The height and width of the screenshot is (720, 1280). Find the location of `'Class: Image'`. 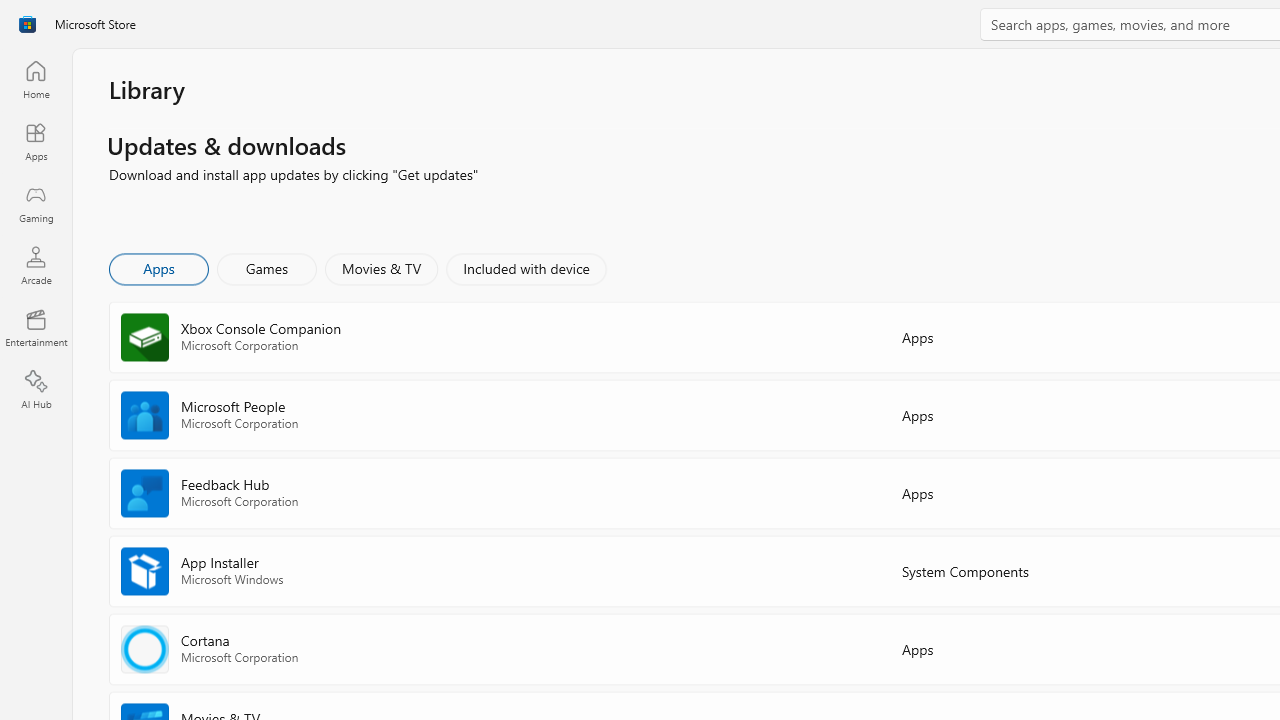

'Class: Image' is located at coordinates (27, 24).